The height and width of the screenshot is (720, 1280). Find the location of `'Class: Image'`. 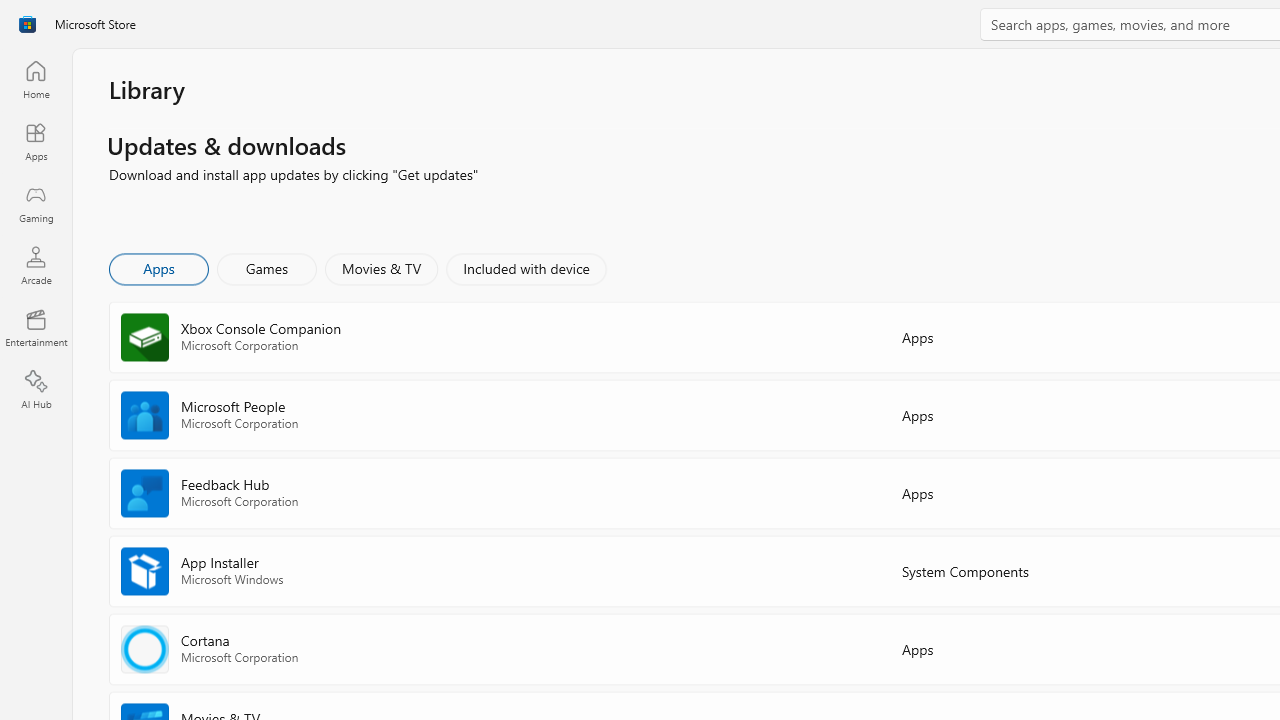

'Class: Image' is located at coordinates (27, 24).